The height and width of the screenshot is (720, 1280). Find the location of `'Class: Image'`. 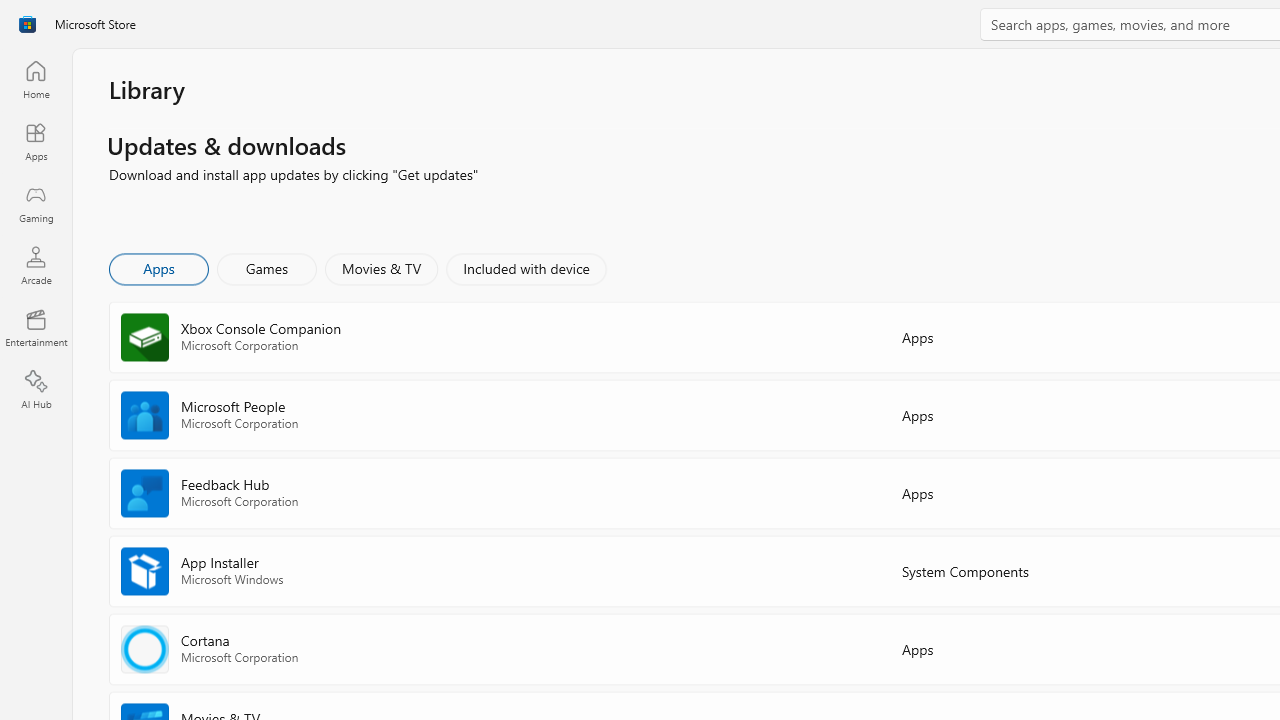

'Class: Image' is located at coordinates (27, 24).